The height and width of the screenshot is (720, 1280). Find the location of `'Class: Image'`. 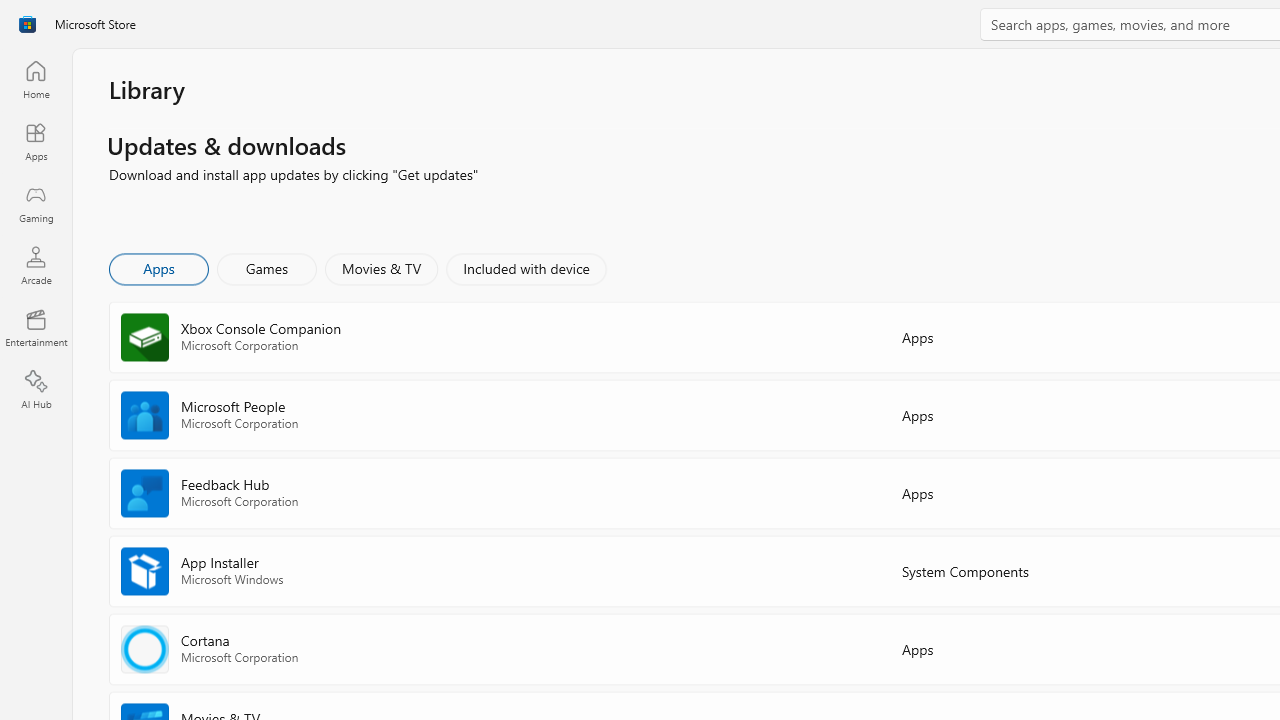

'Class: Image' is located at coordinates (27, 24).